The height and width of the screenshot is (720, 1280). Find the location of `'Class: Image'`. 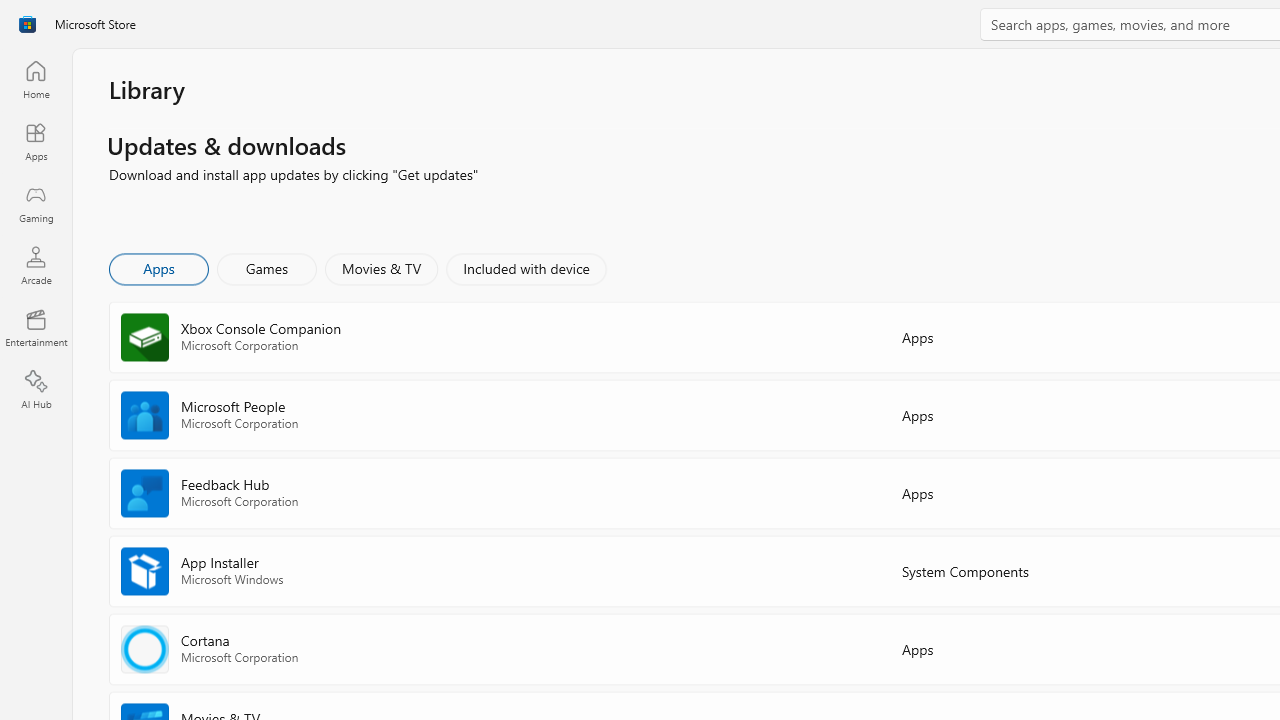

'Class: Image' is located at coordinates (27, 24).